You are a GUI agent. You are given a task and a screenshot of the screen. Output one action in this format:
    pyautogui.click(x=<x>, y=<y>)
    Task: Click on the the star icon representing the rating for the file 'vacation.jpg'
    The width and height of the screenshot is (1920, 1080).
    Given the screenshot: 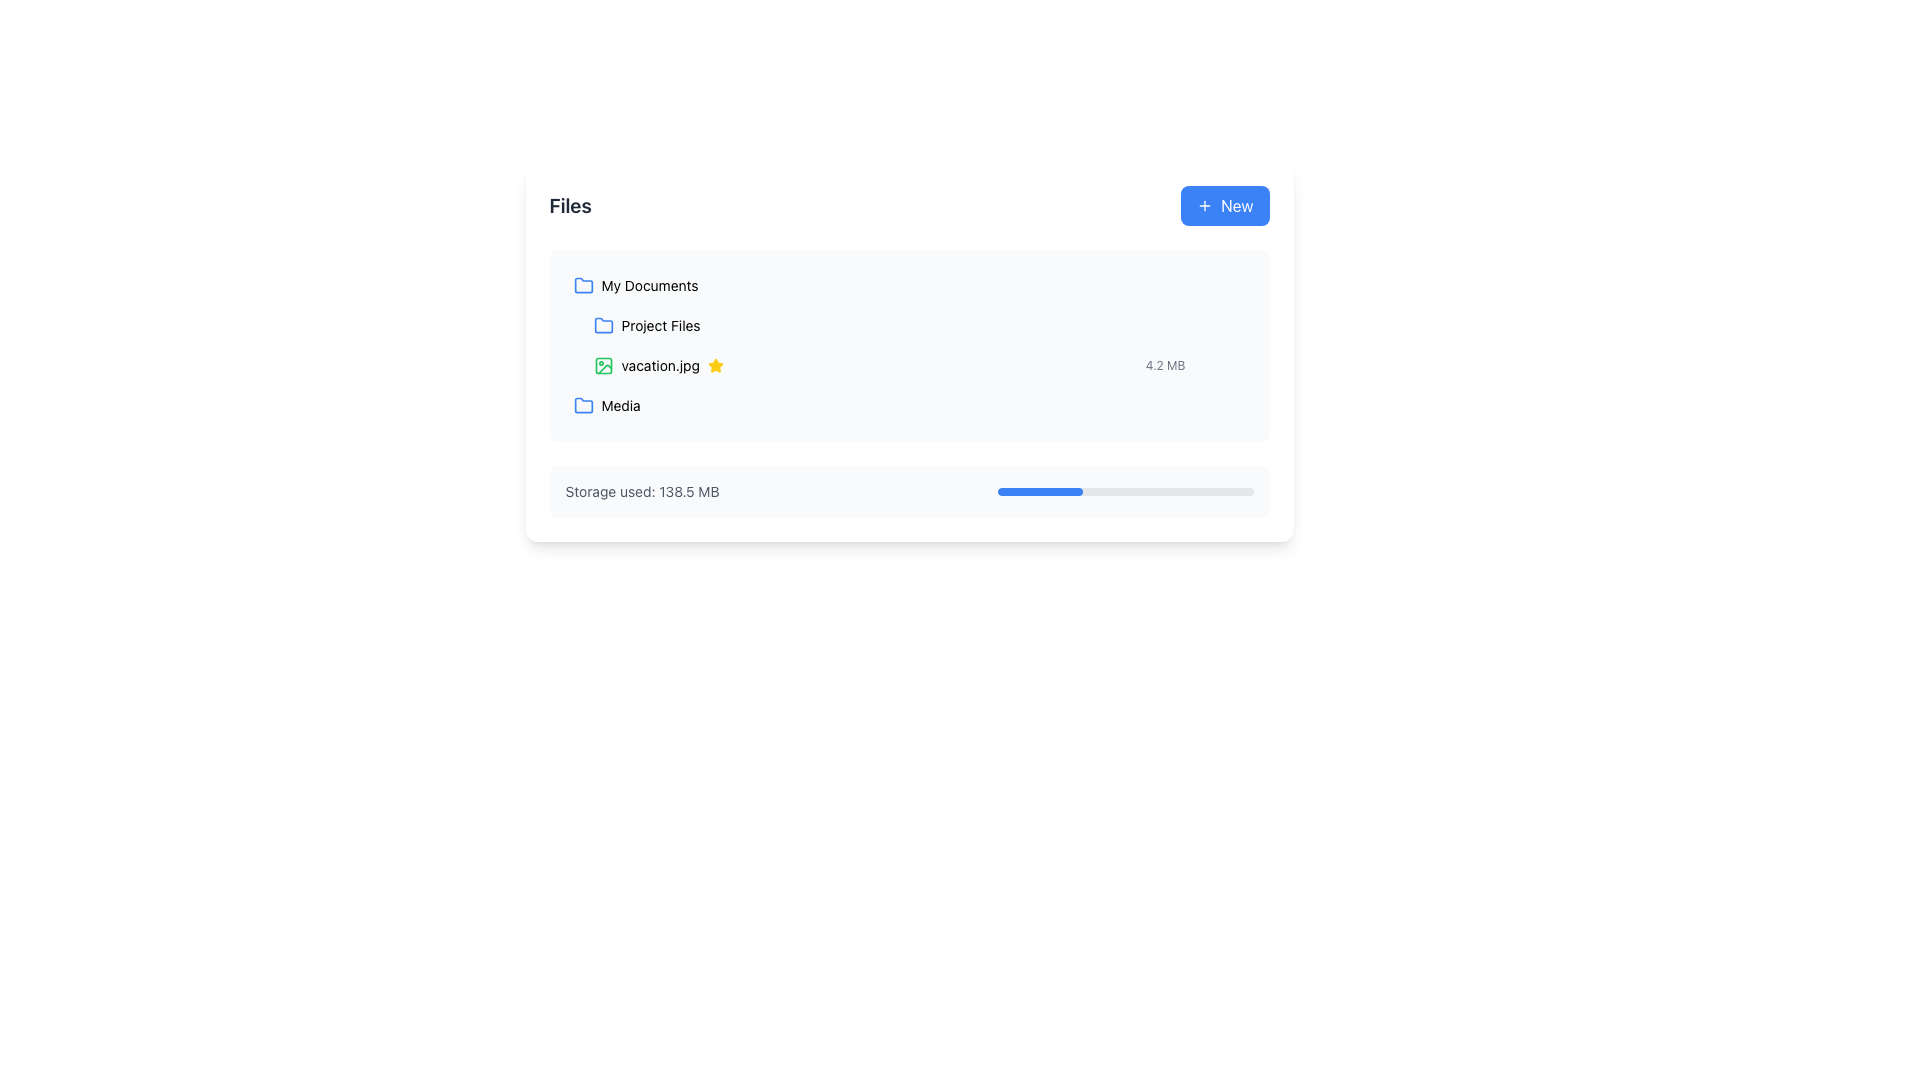 What is the action you would take?
    pyautogui.click(x=715, y=366)
    